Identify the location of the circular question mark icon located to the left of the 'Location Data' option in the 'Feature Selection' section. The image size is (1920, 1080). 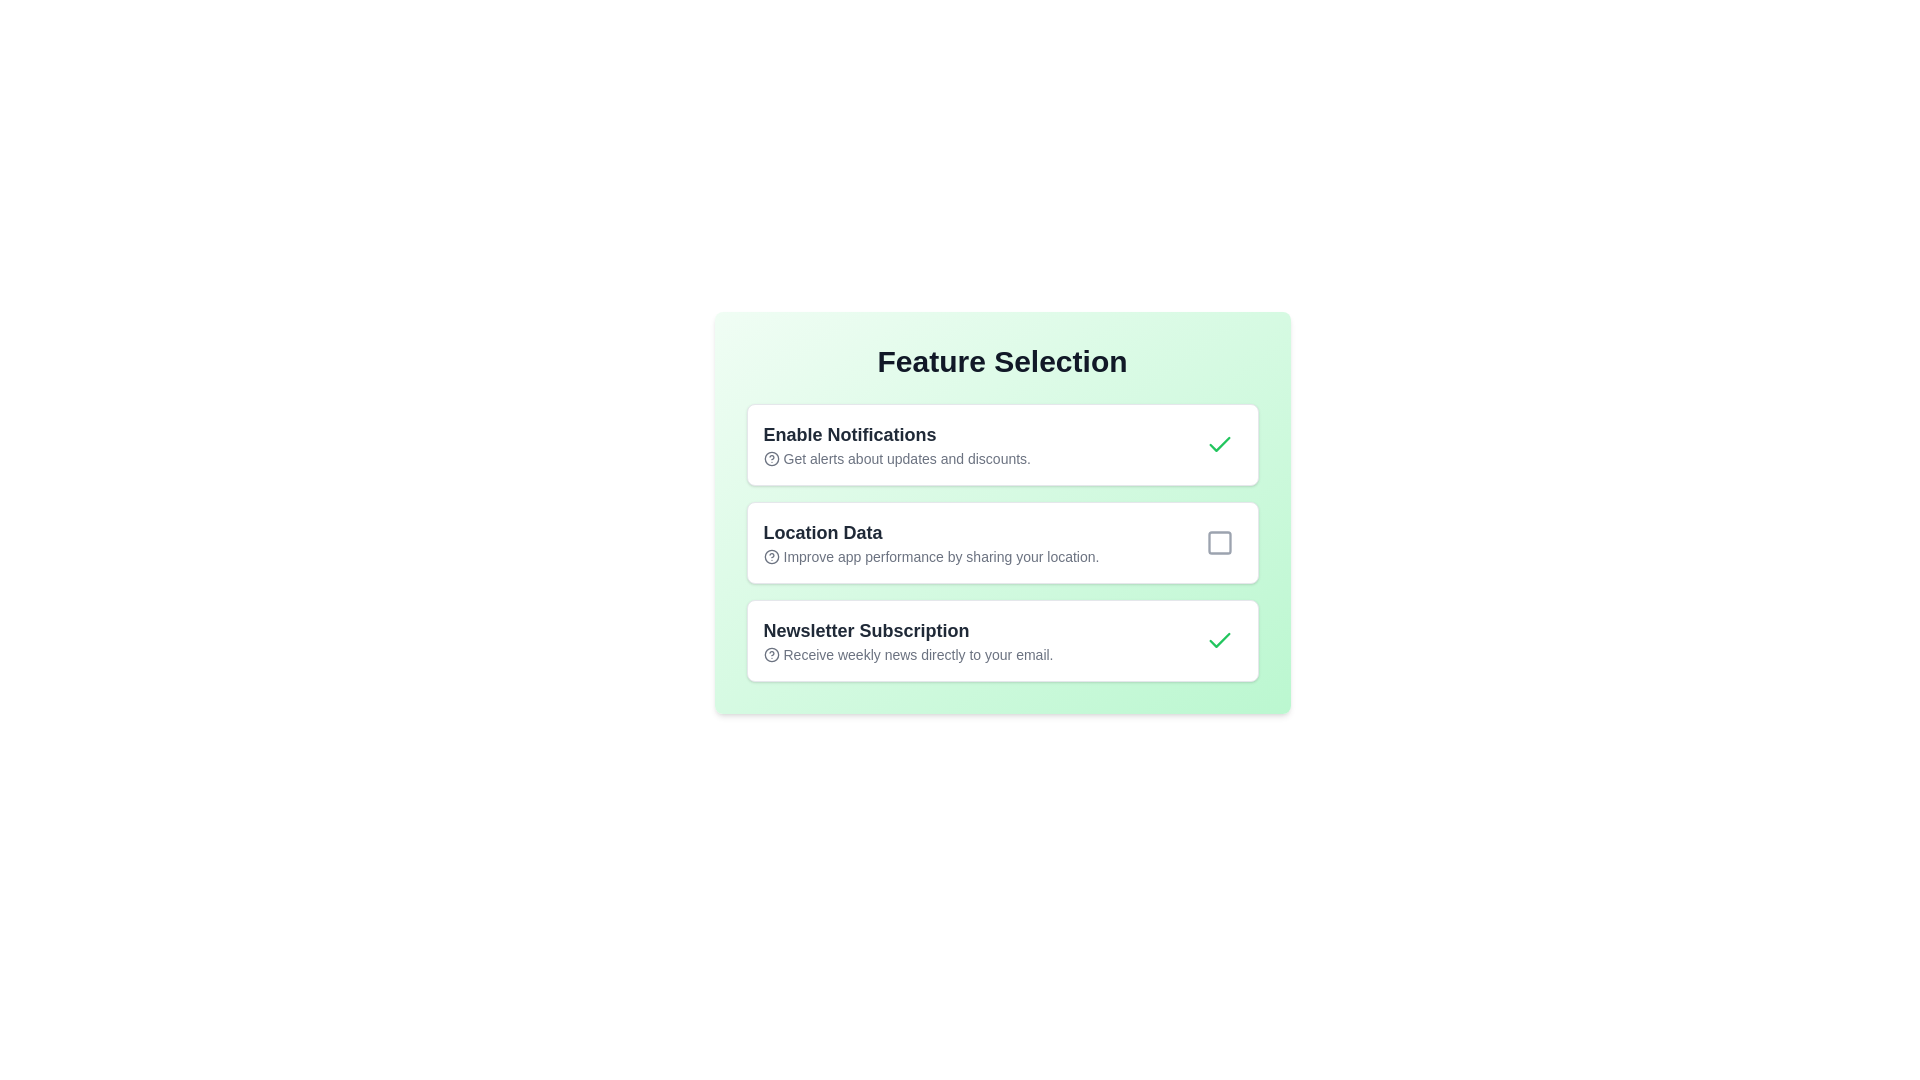
(770, 556).